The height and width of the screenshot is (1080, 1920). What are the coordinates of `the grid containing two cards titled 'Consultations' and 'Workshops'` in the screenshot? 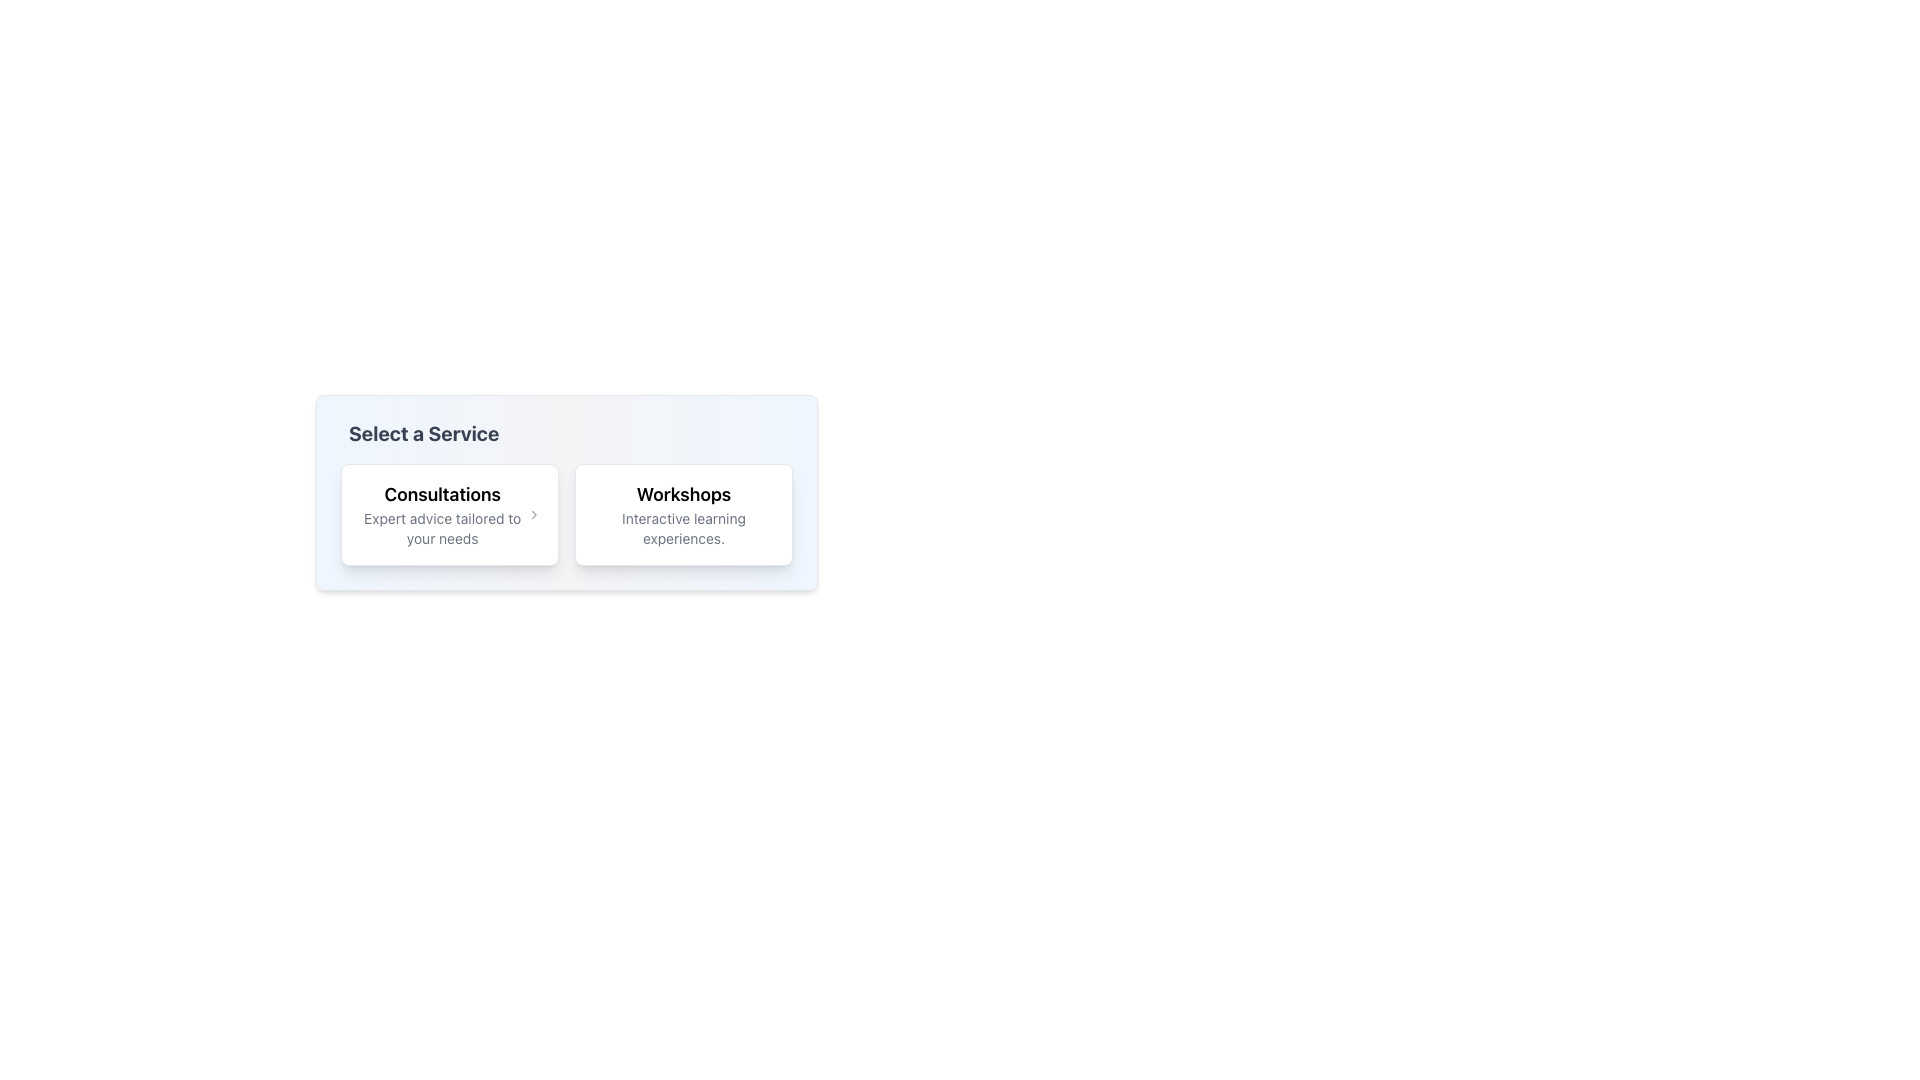 It's located at (565, 514).